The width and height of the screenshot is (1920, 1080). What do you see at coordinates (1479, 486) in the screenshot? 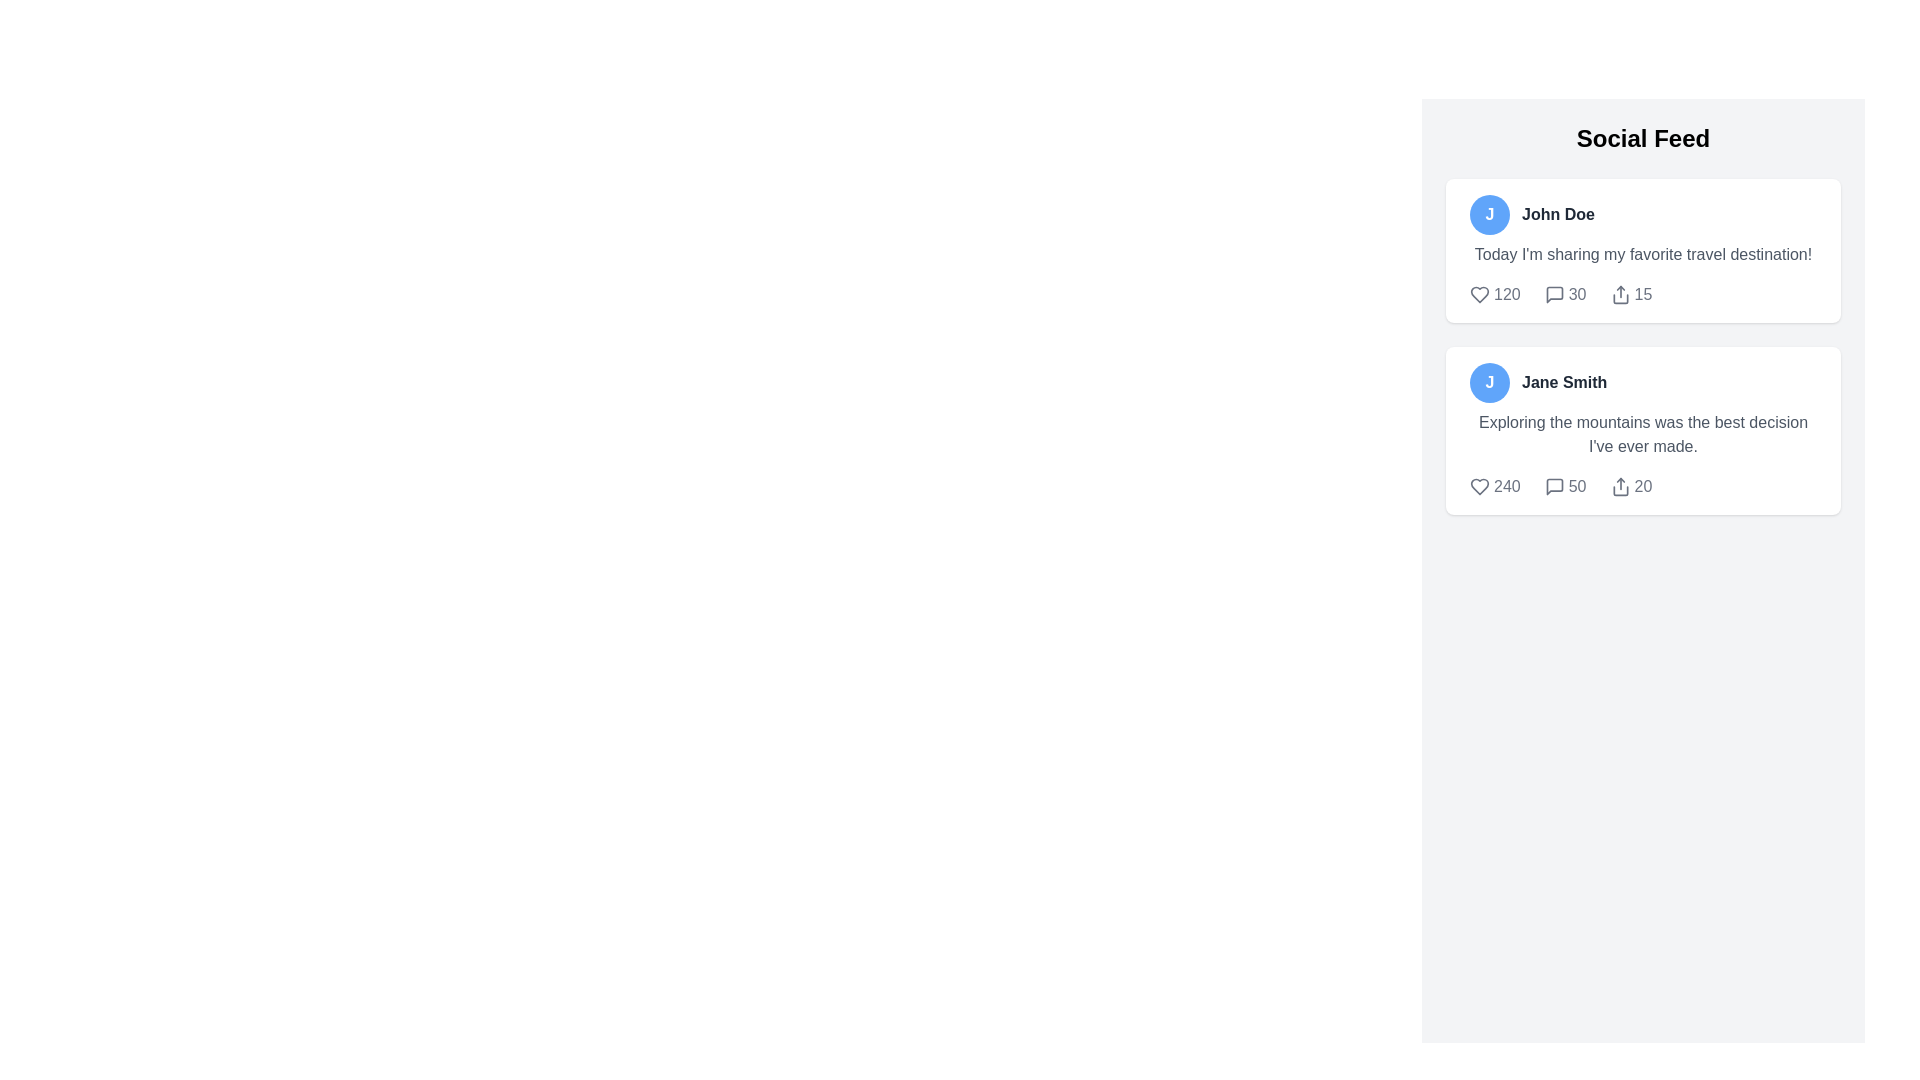
I see `the heart icon located` at bounding box center [1479, 486].